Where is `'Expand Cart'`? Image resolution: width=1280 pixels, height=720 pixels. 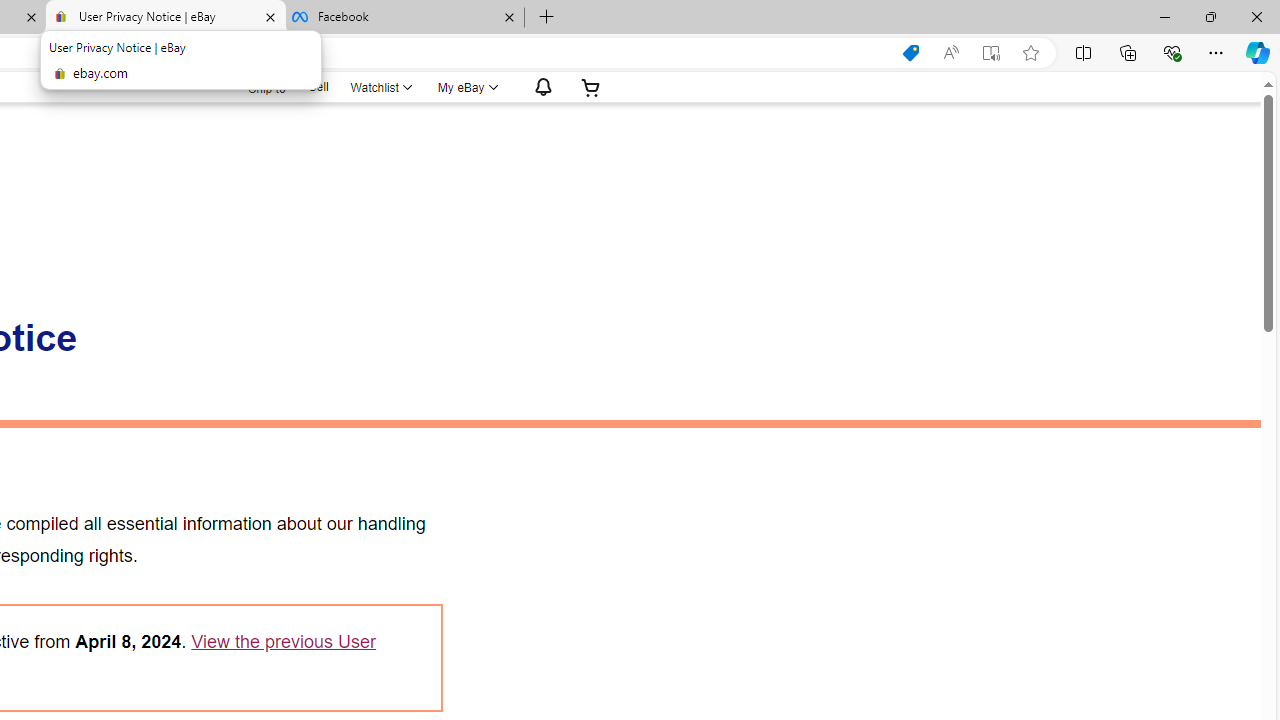
'Expand Cart' is located at coordinates (590, 86).